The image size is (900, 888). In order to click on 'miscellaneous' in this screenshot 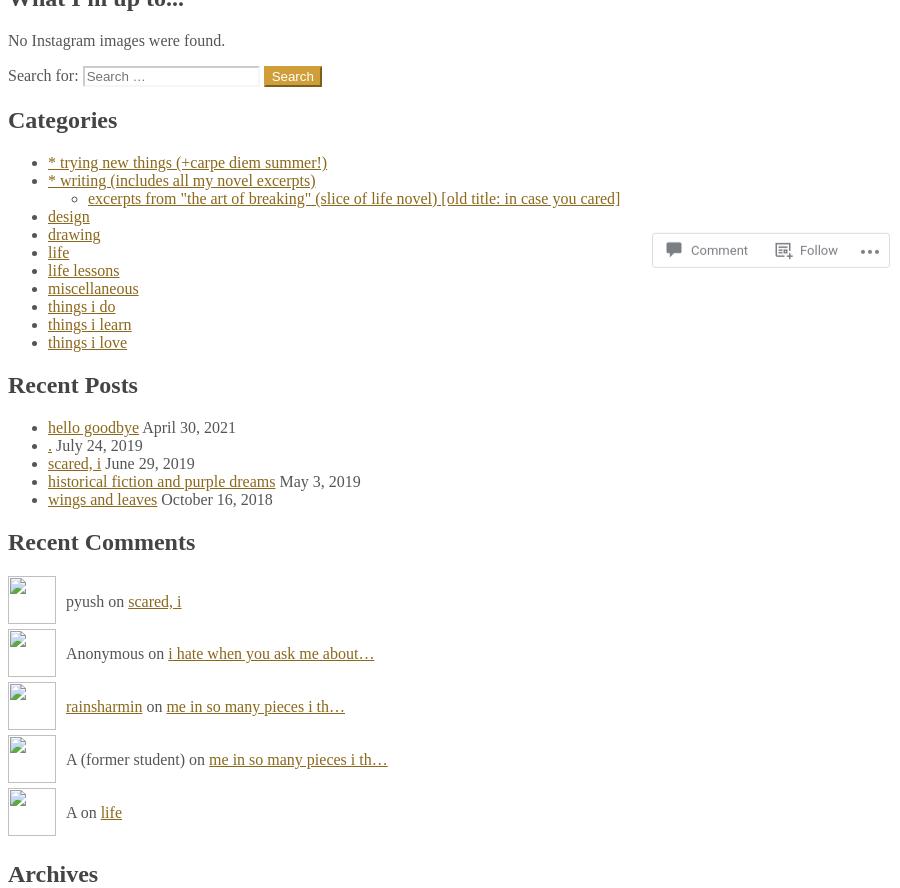, I will do `click(46, 287)`.